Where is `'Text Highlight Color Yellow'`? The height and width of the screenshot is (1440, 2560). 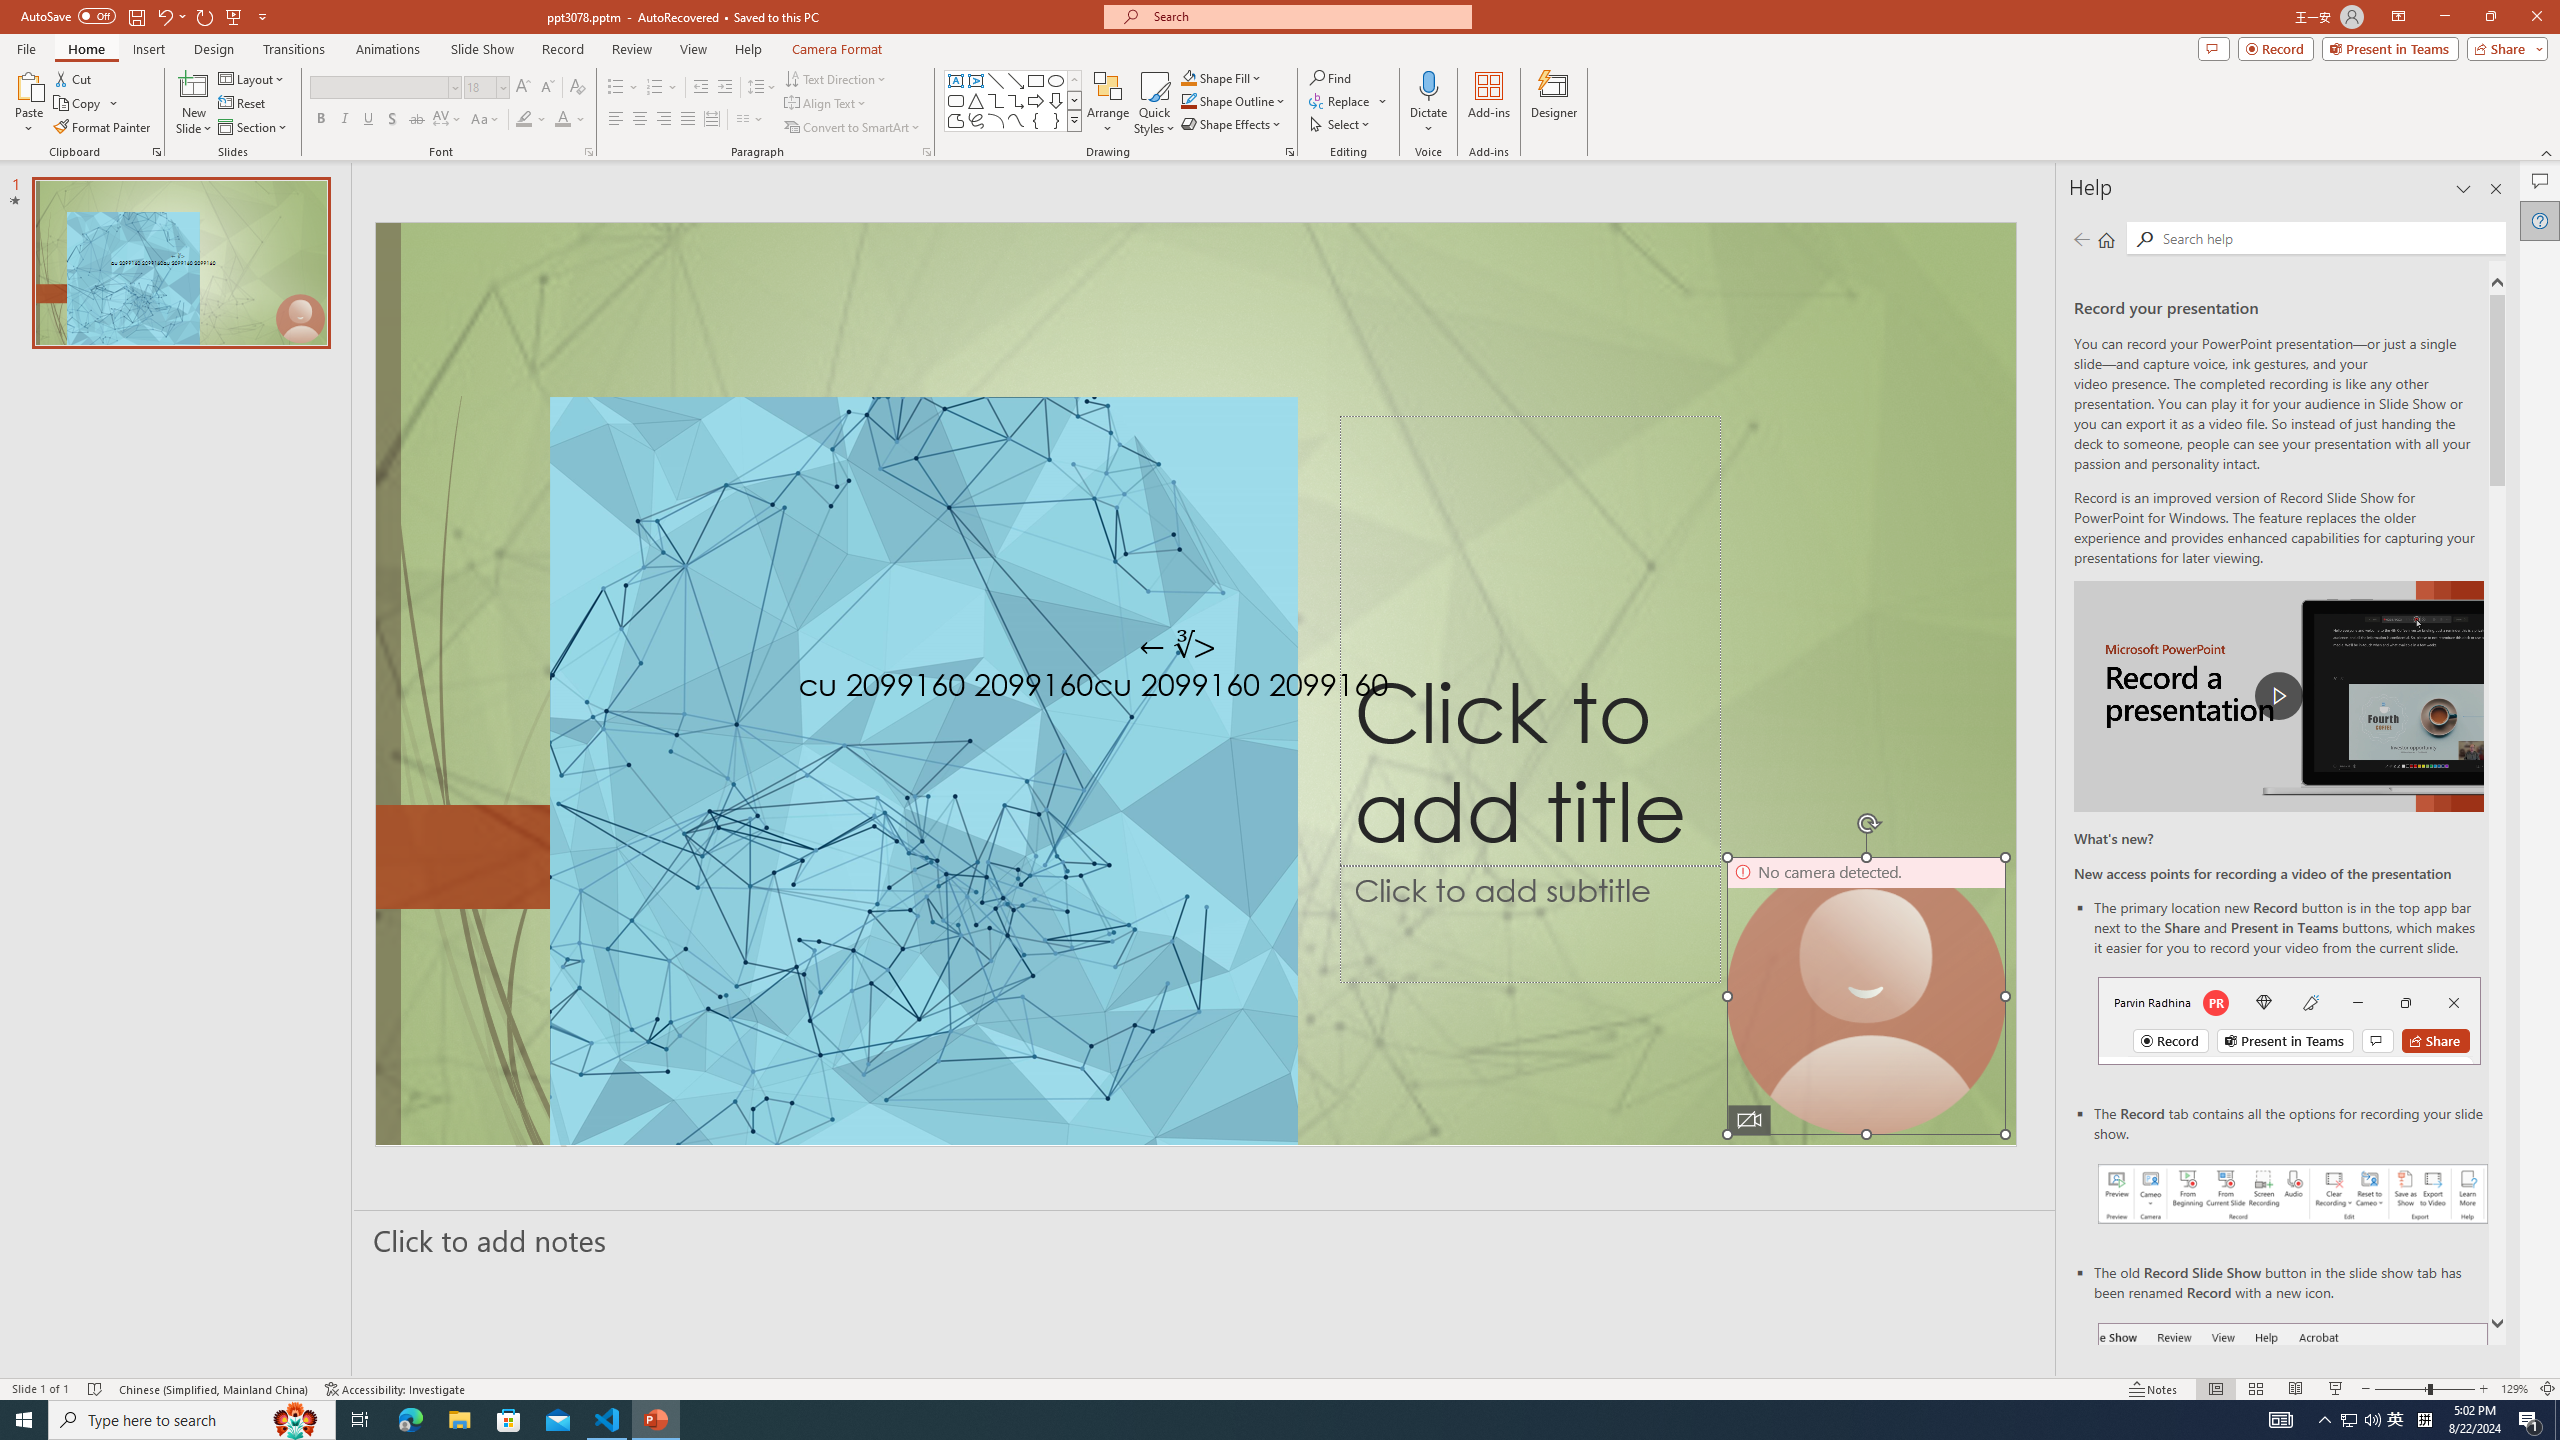
'Text Highlight Color Yellow' is located at coordinates (522, 118).